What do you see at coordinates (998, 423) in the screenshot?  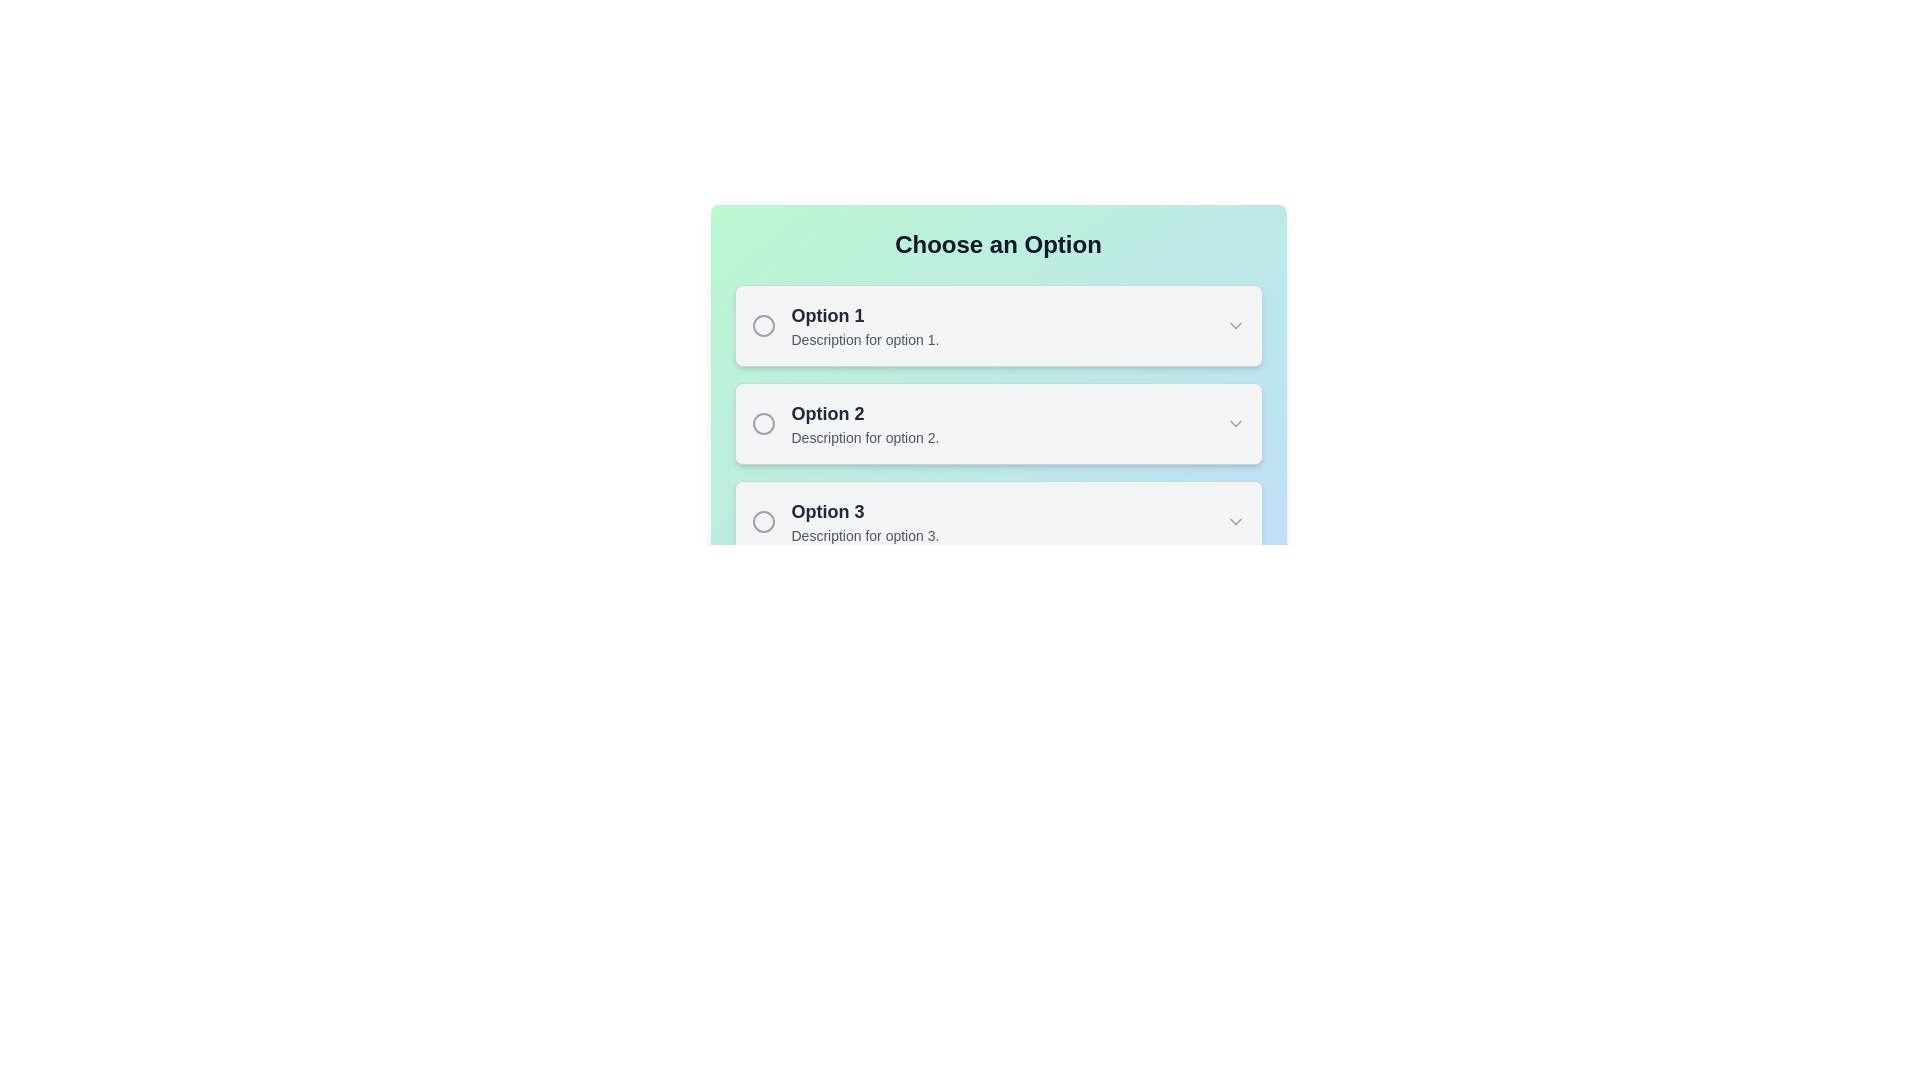 I see `the second selectable list item titled 'Choose an Option'` at bounding box center [998, 423].